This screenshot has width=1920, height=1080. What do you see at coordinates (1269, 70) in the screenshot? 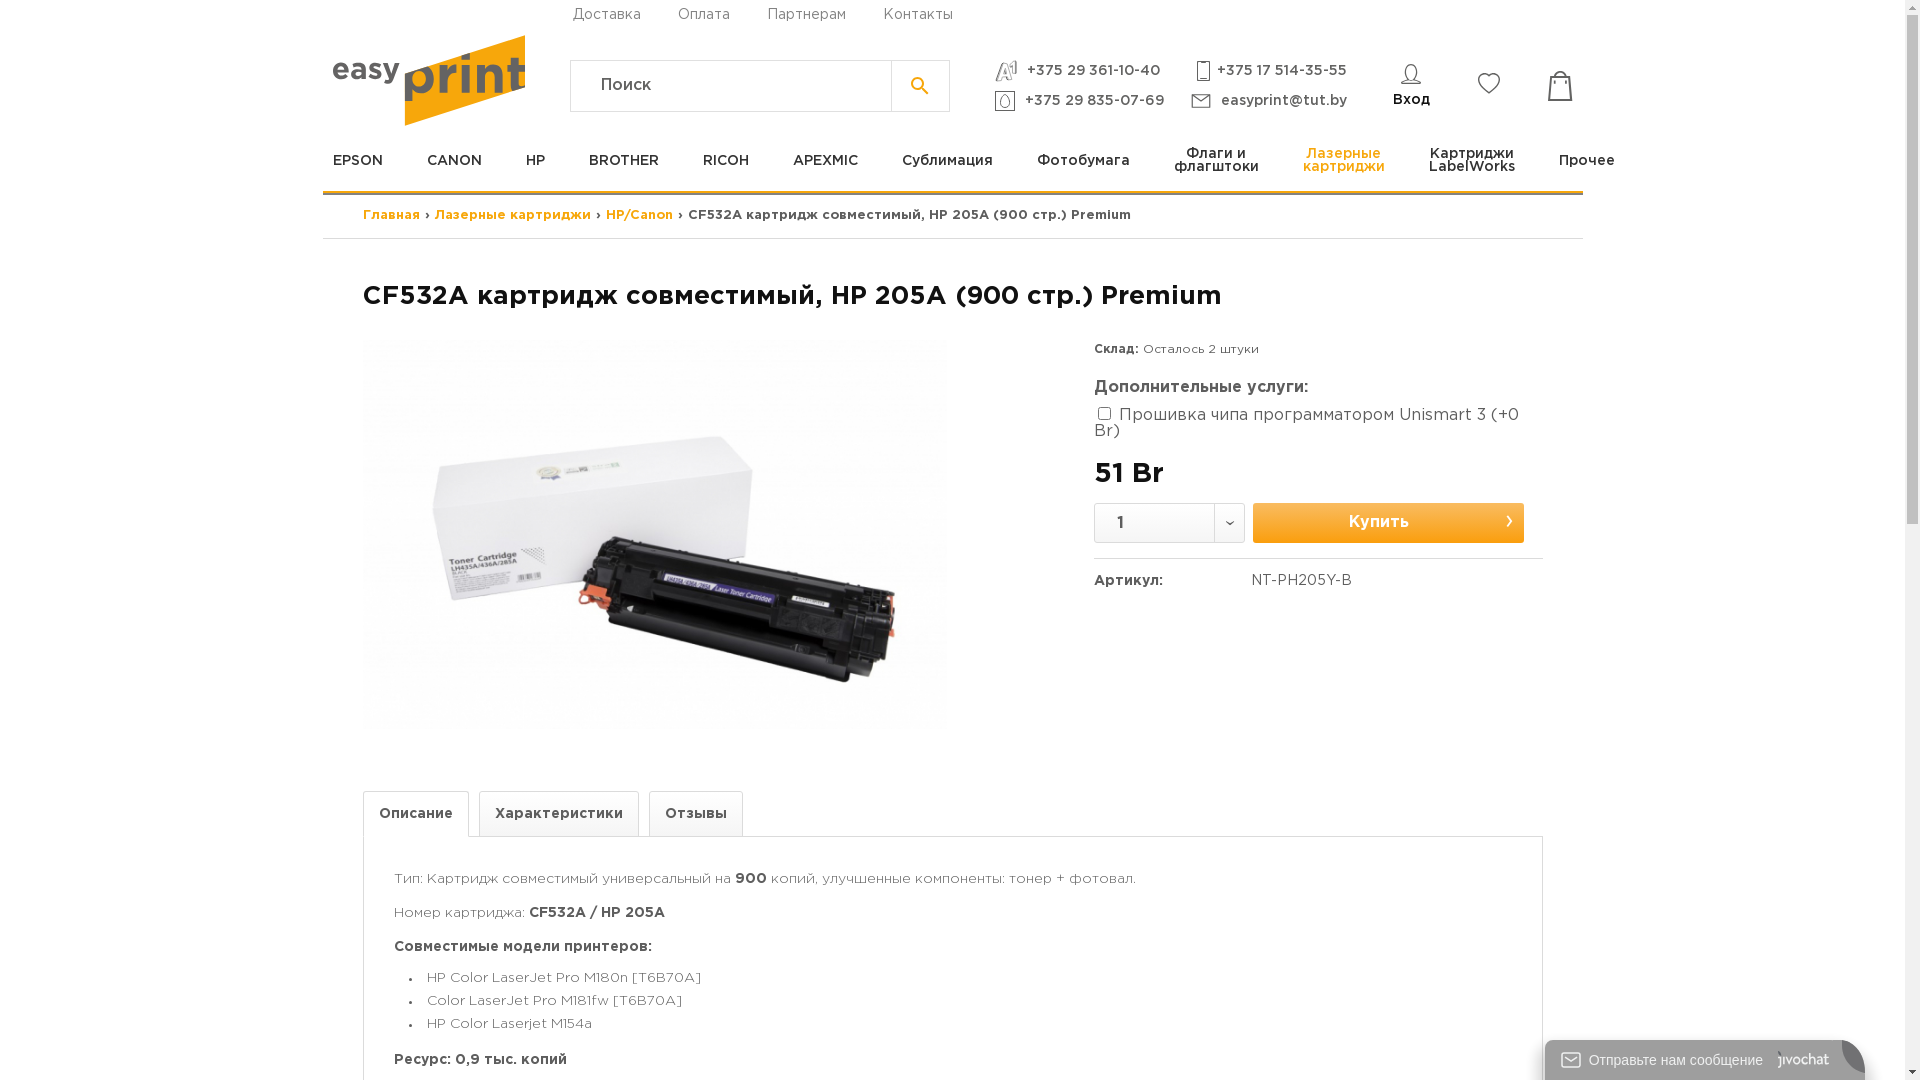
I see `'+375 17 514-35-55'` at bounding box center [1269, 70].